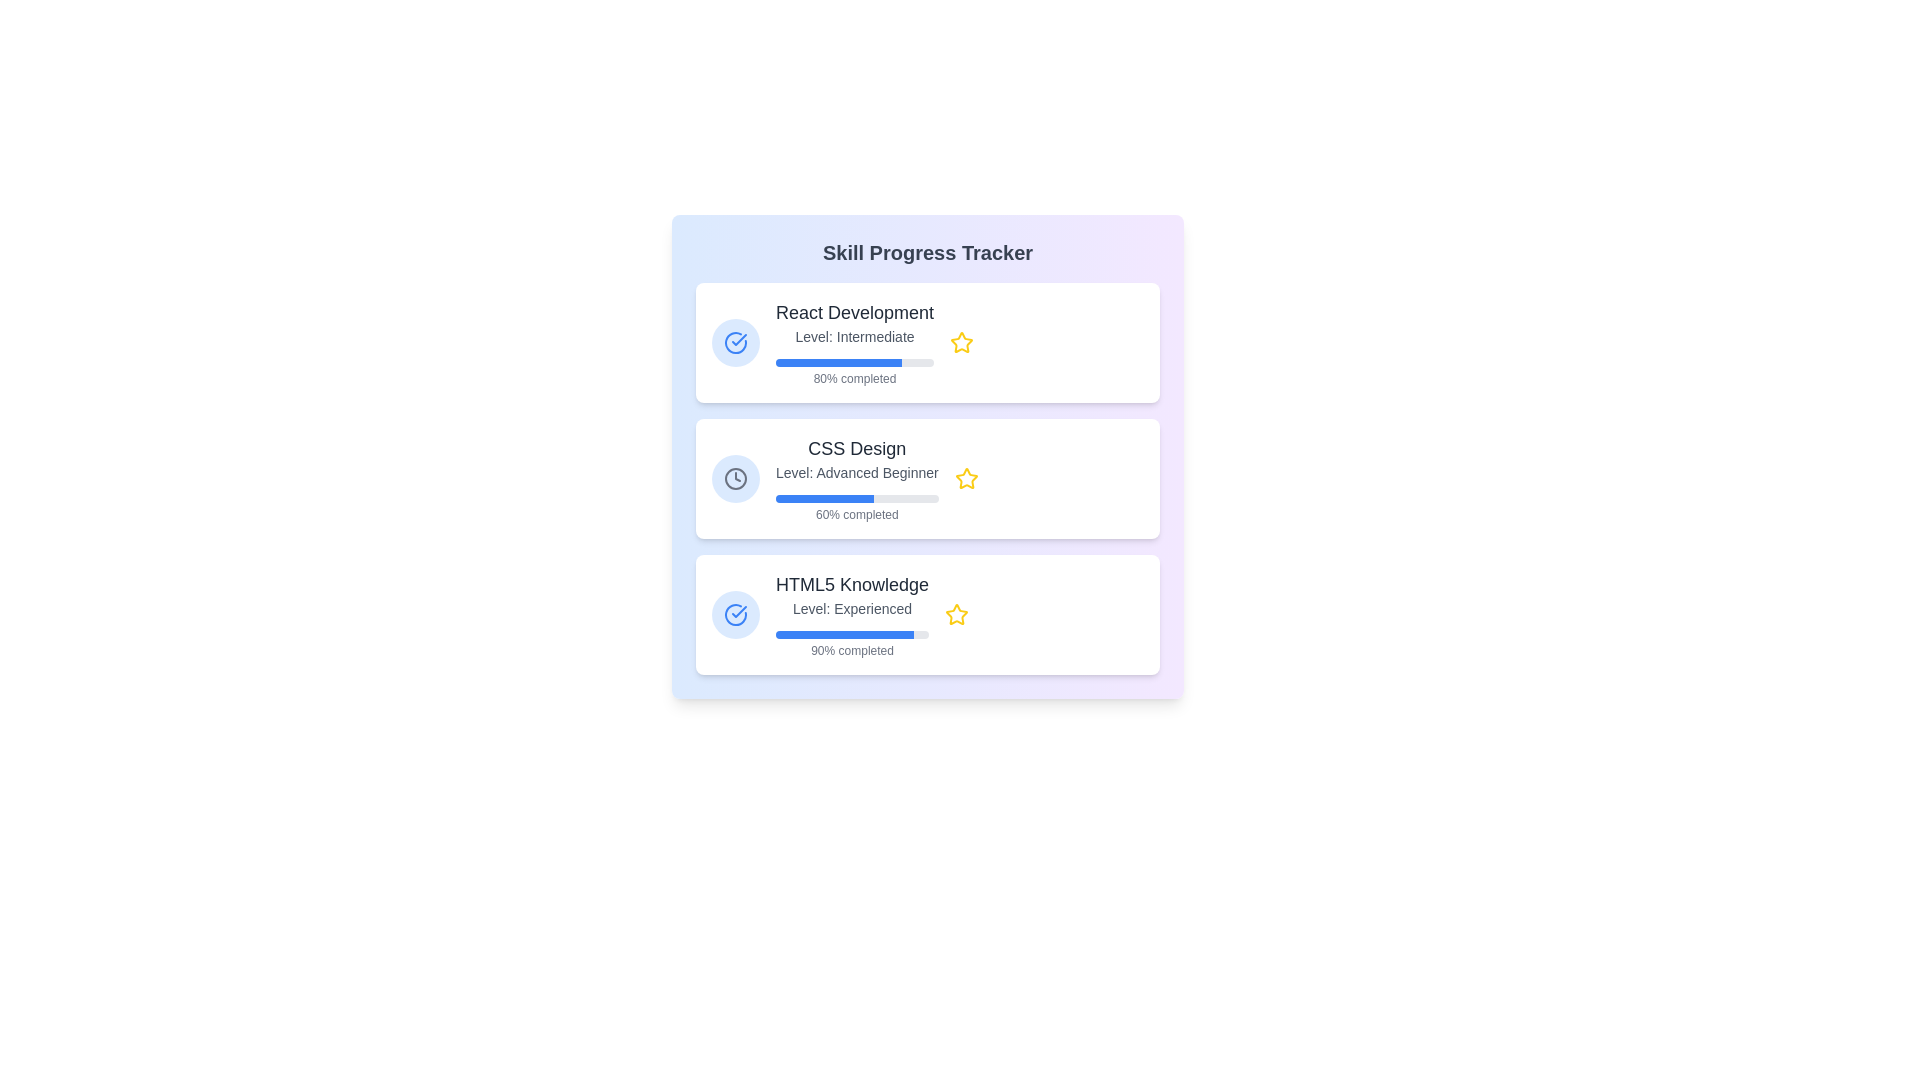 The height and width of the screenshot is (1080, 1920). What do you see at coordinates (734, 613) in the screenshot?
I see `the area containing the success icon for the 'React Development' progress card, which is located on the left side of the card in the Skill Progress Tracker interface` at bounding box center [734, 613].